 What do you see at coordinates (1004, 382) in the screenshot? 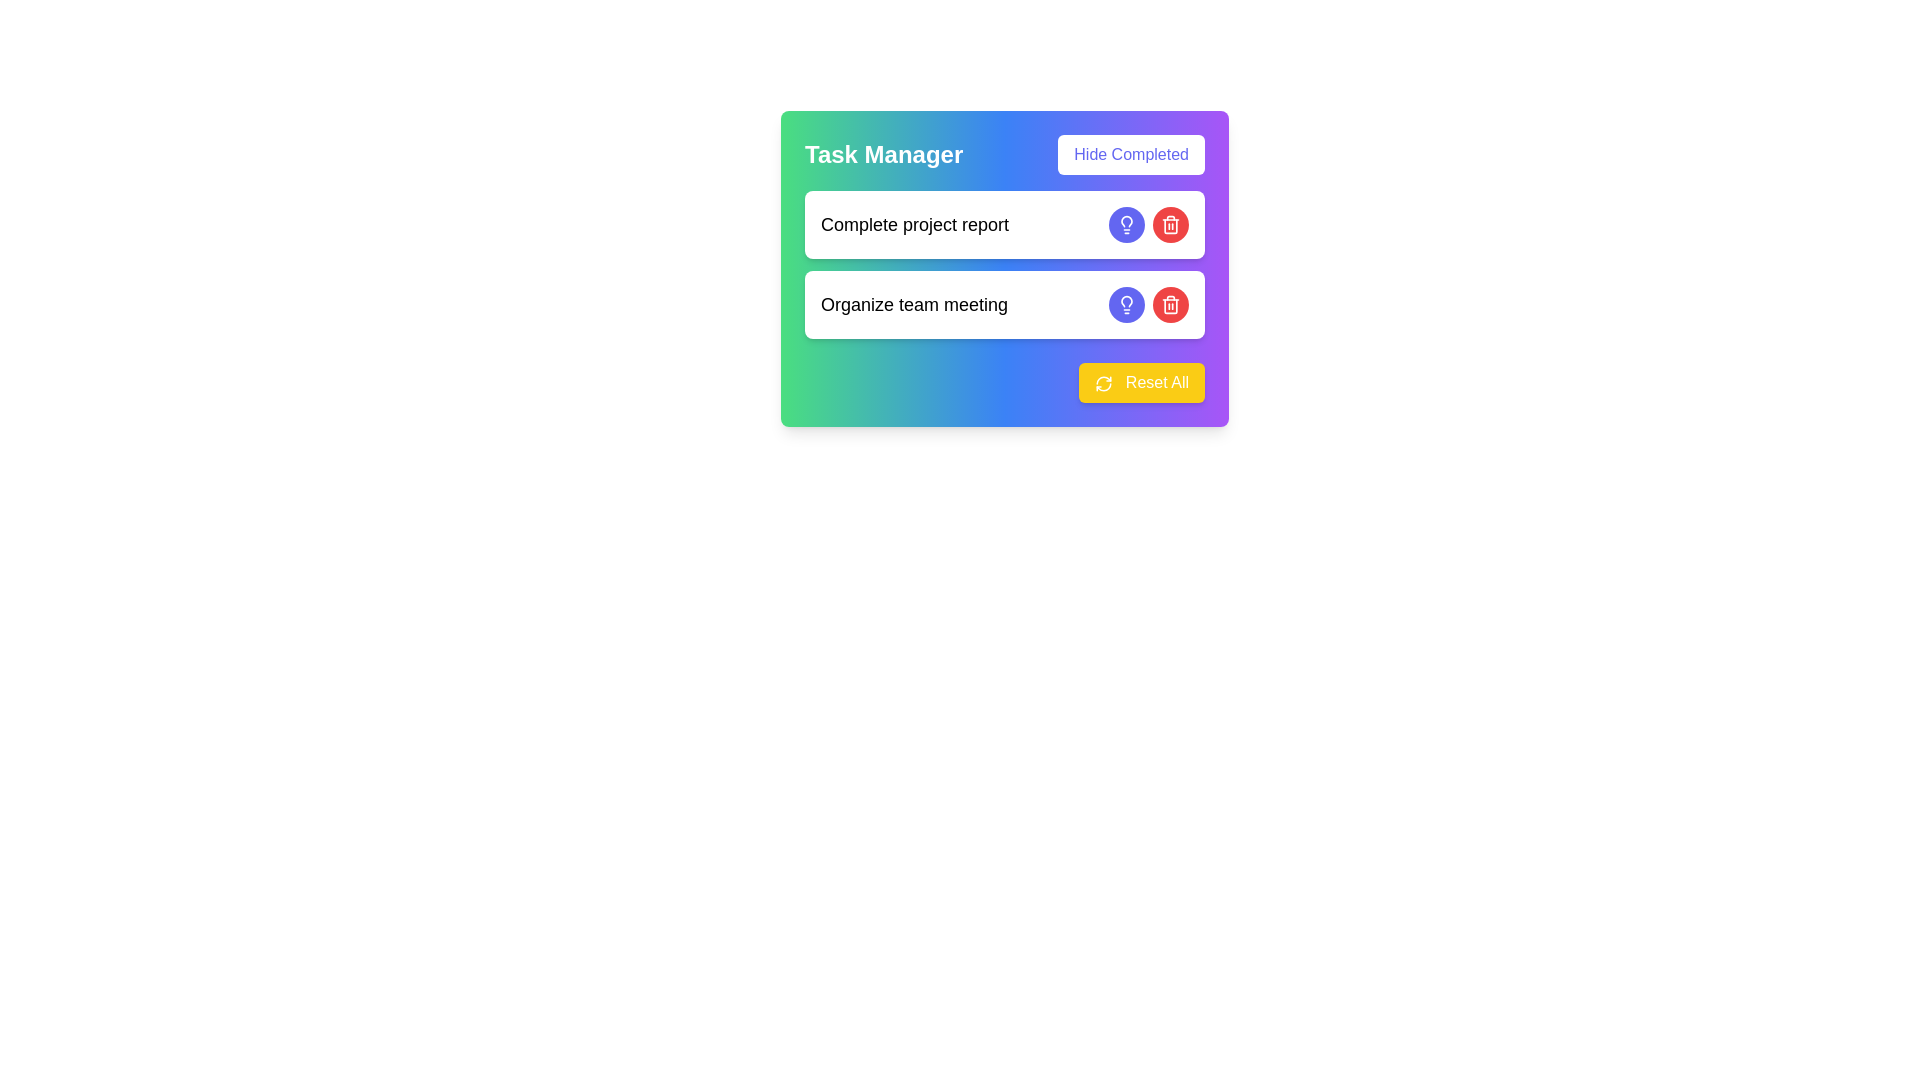
I see `the reset button located at the bottom right corner of the task manager interface` at bounding box center [1004, 382].